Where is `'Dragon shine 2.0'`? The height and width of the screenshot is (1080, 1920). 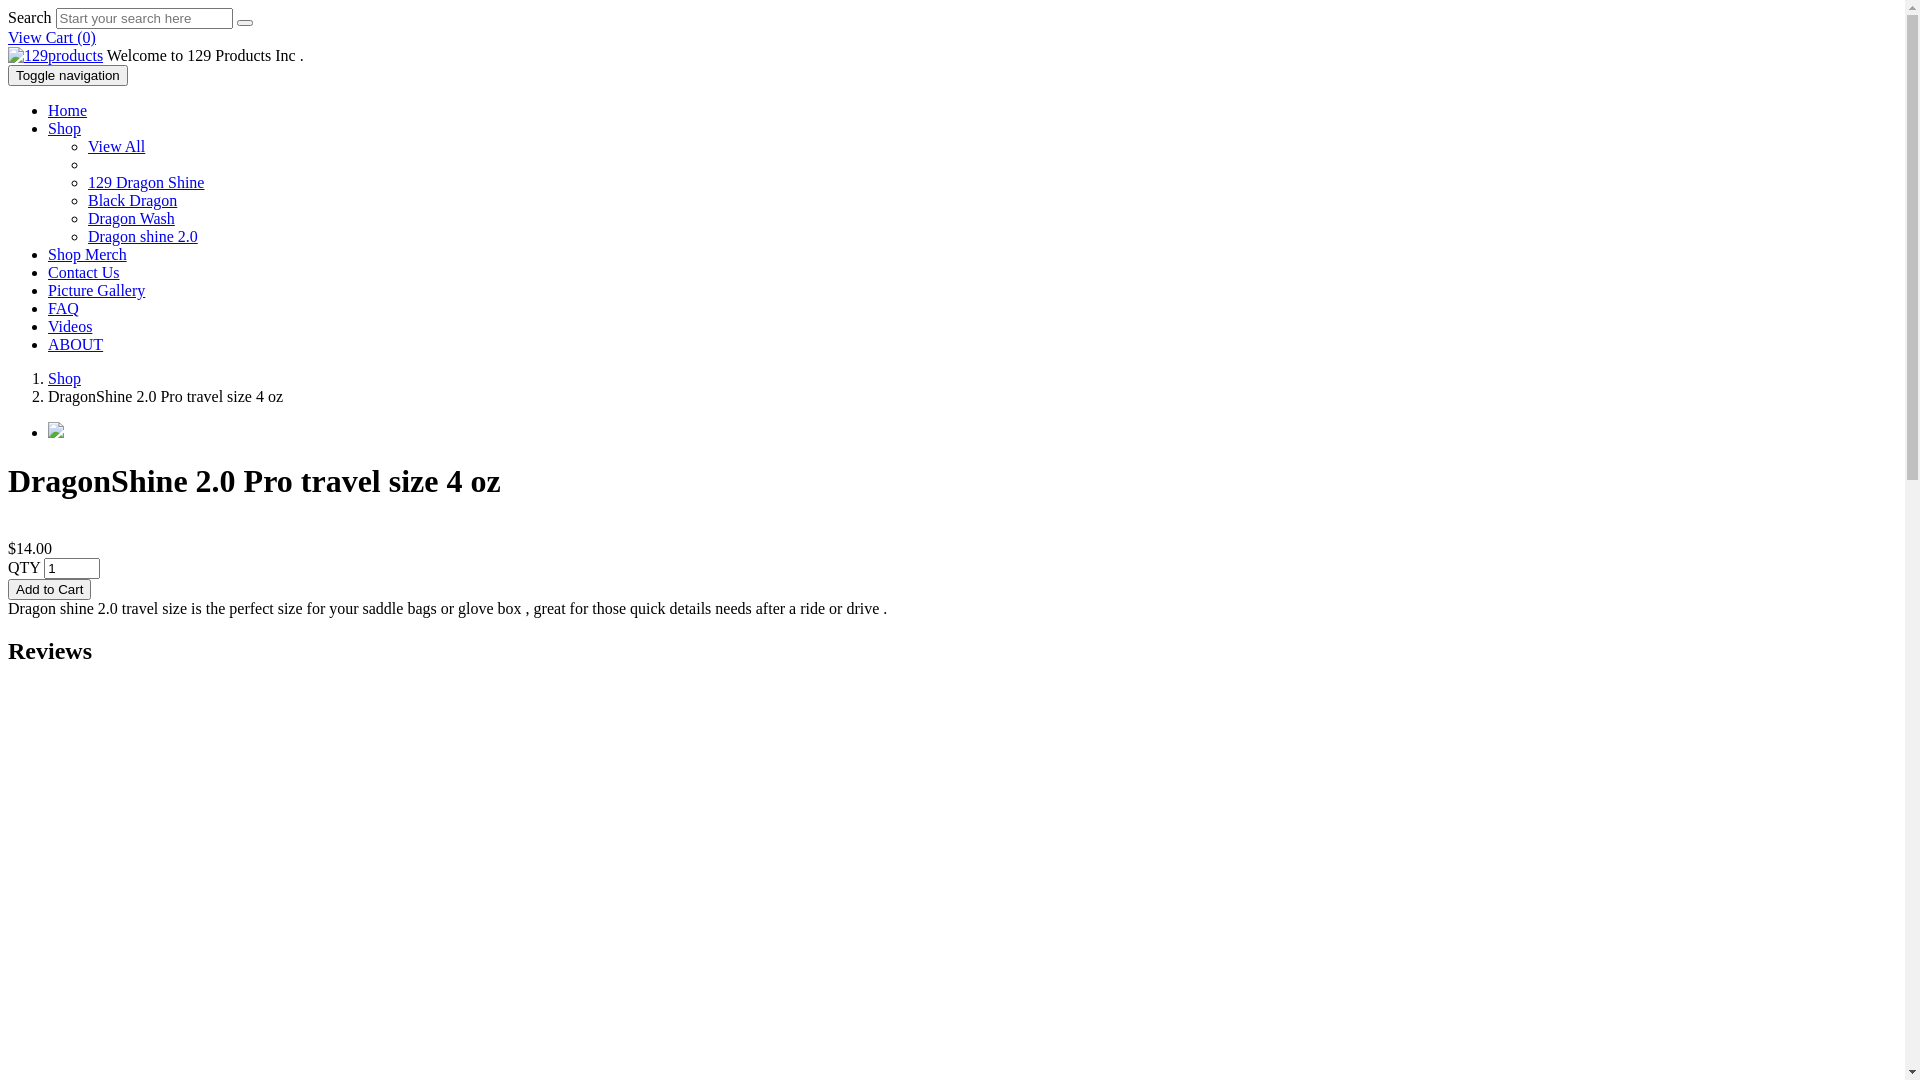
'Dragon shine 2.0' is located at coordinates (86, 235).